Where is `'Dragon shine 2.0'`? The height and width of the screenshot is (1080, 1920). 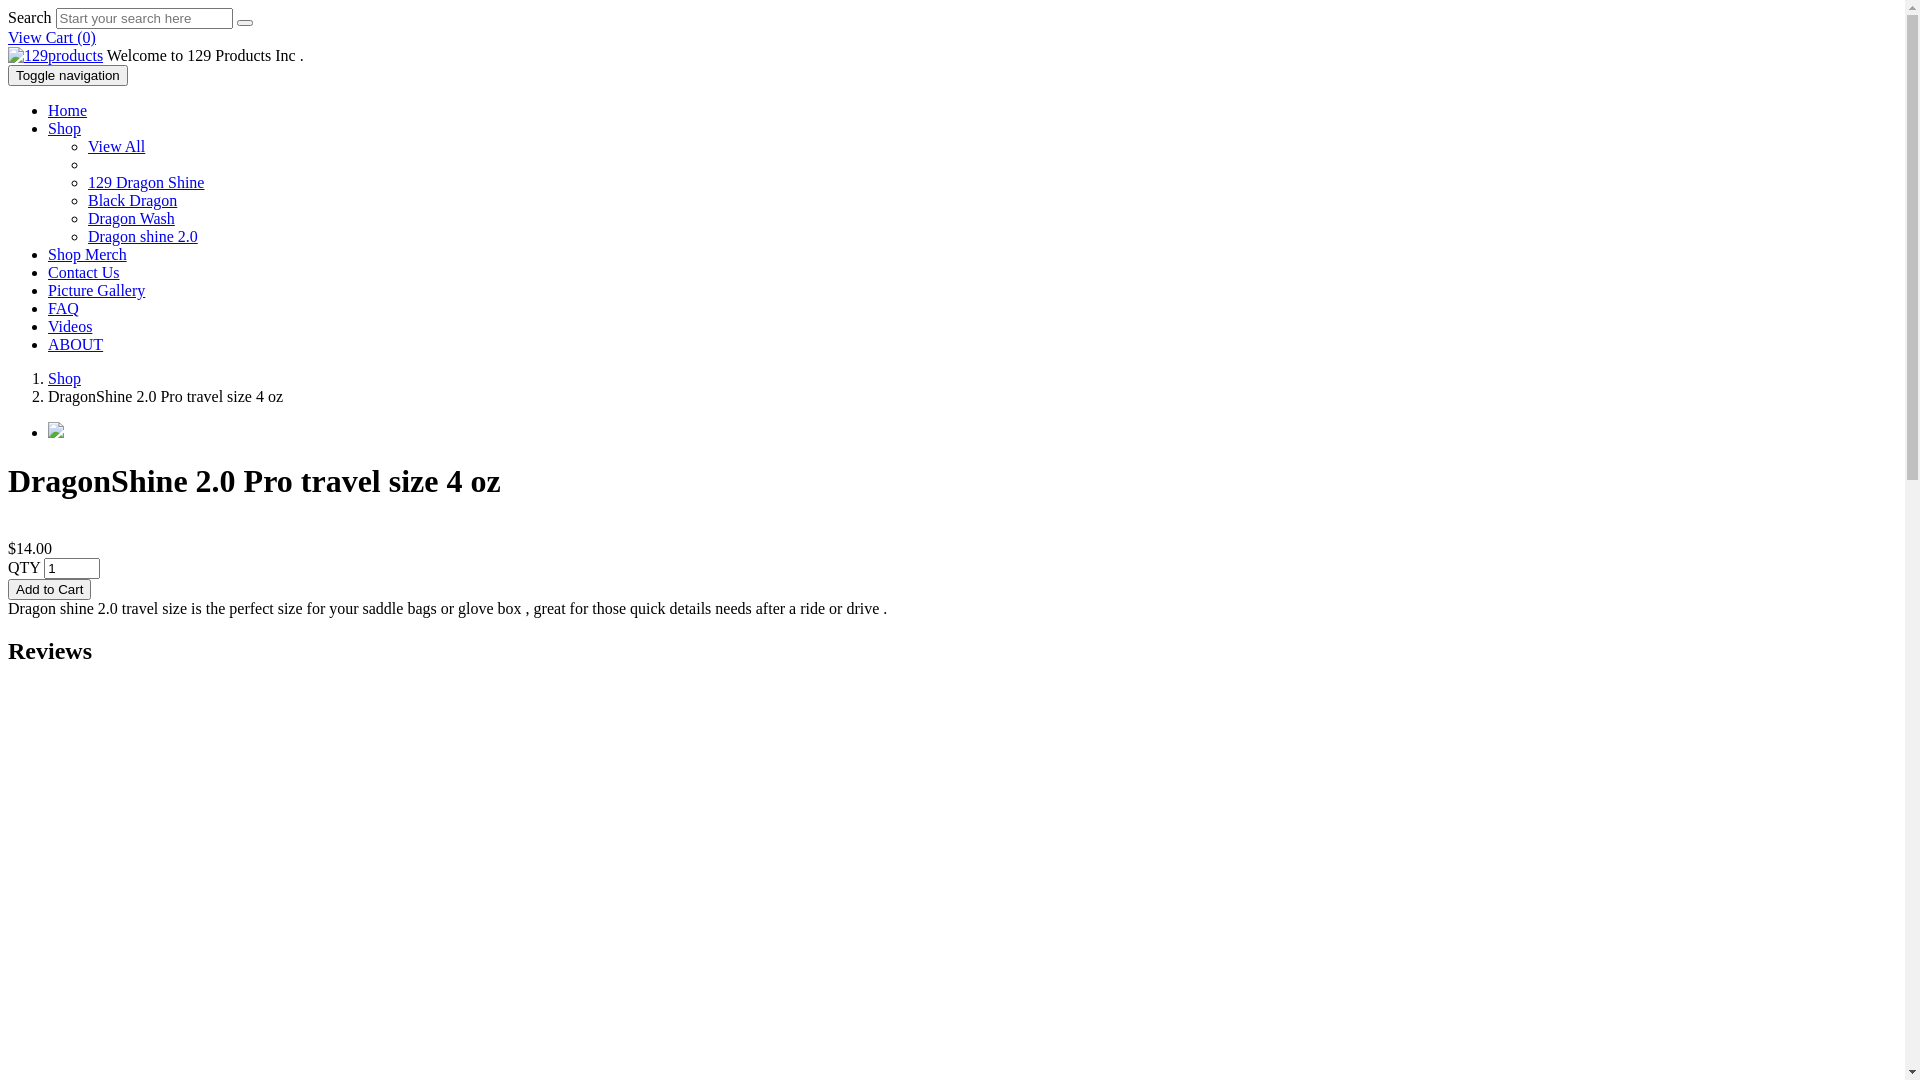
'Dragon shine 2.0' is located at coordinates (86, 235).